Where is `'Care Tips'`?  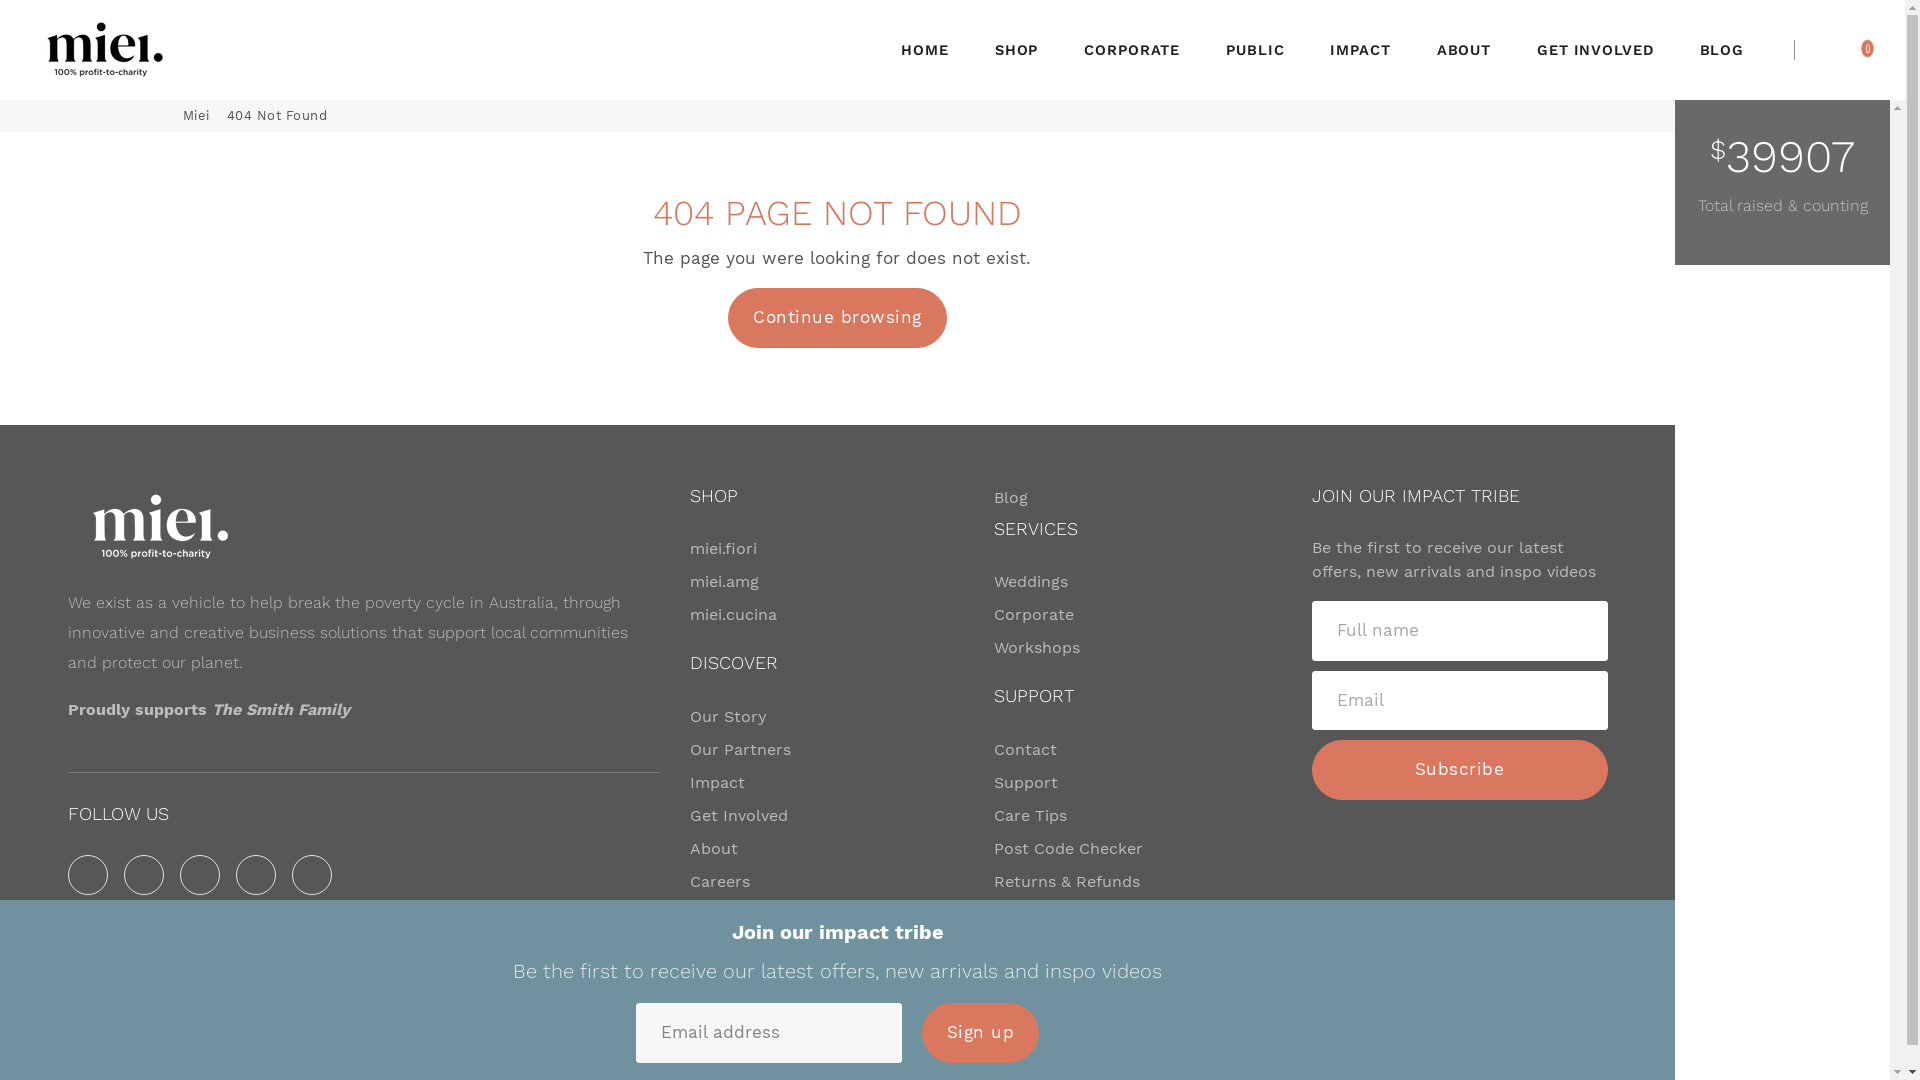
'Care Tips' is located at coordinates (1030, 816).